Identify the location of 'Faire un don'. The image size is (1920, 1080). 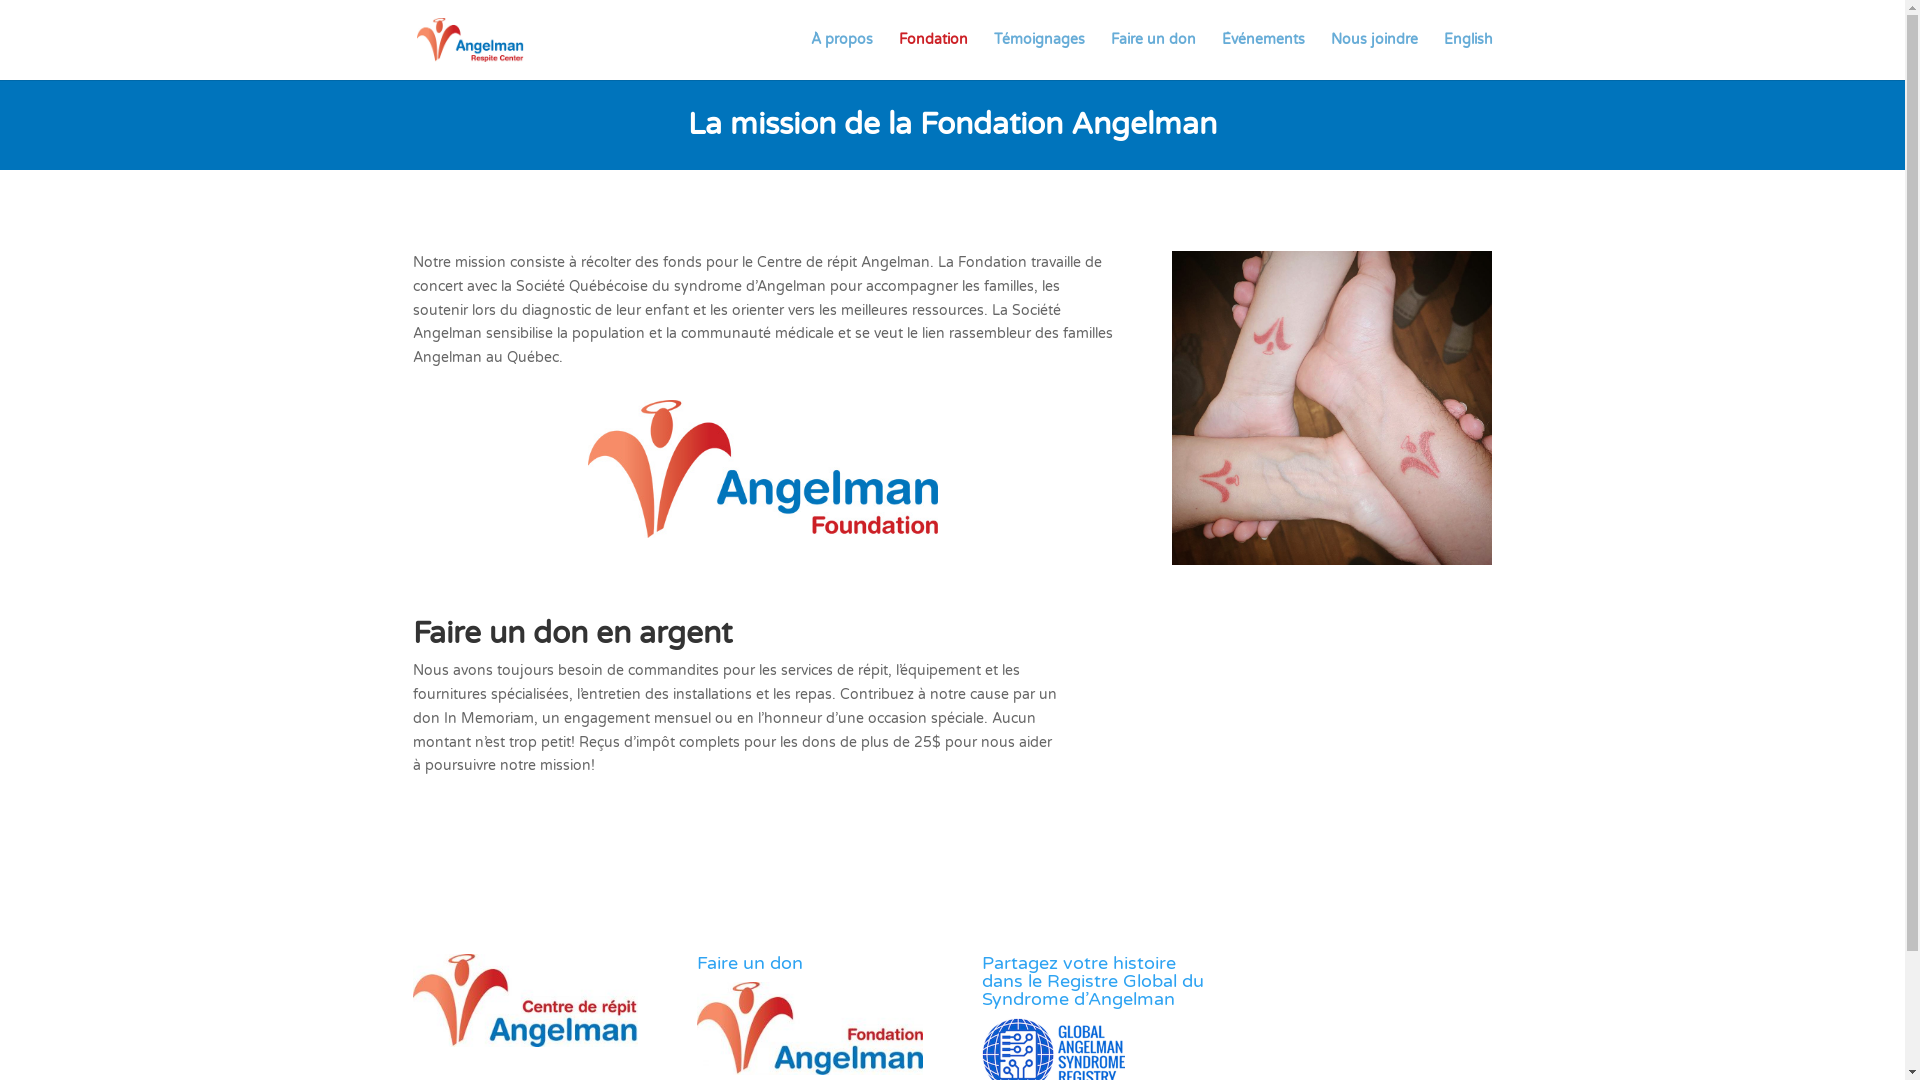
(1152, 55).